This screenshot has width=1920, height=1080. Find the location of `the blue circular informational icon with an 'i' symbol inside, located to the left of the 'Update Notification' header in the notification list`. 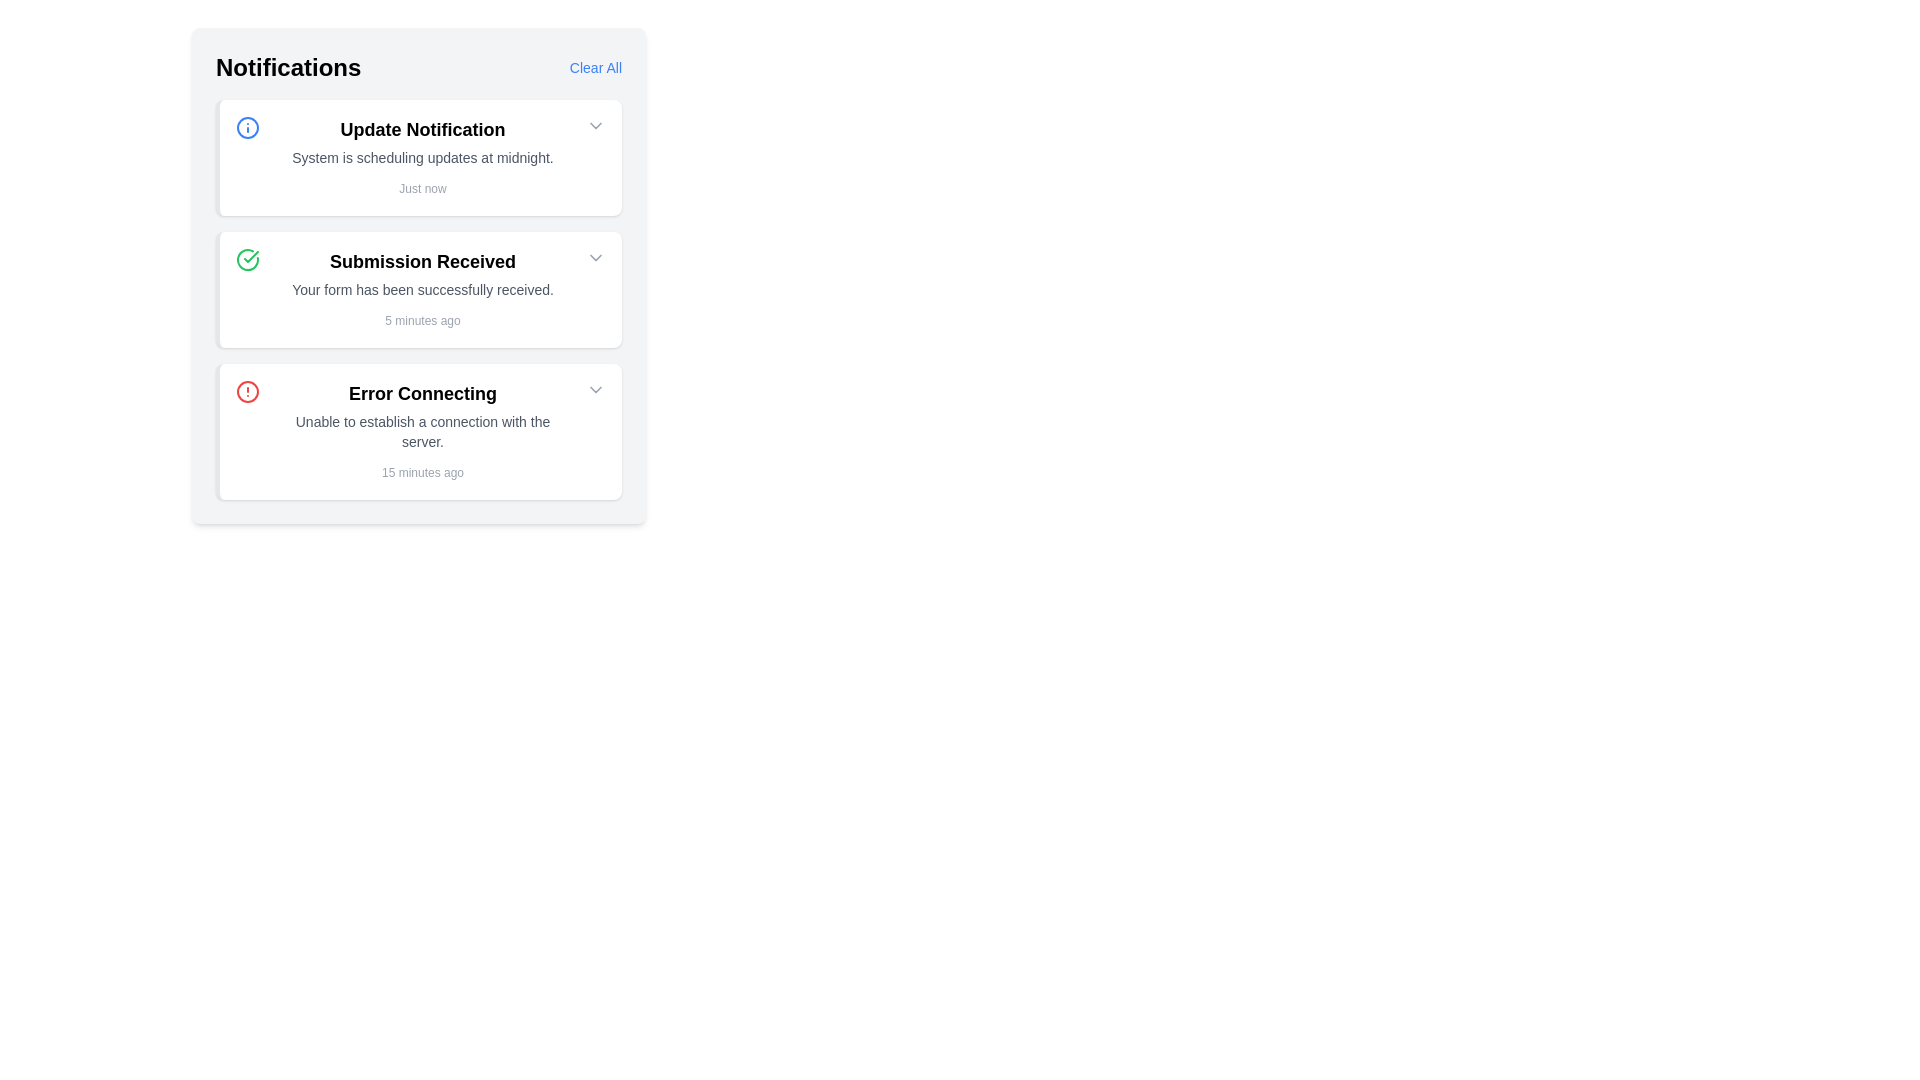

the blue circular informational icon with an 'i' symbol inside, located to the left of the 'Update Notification' header in the notification list is located at coordinates (247, 127).